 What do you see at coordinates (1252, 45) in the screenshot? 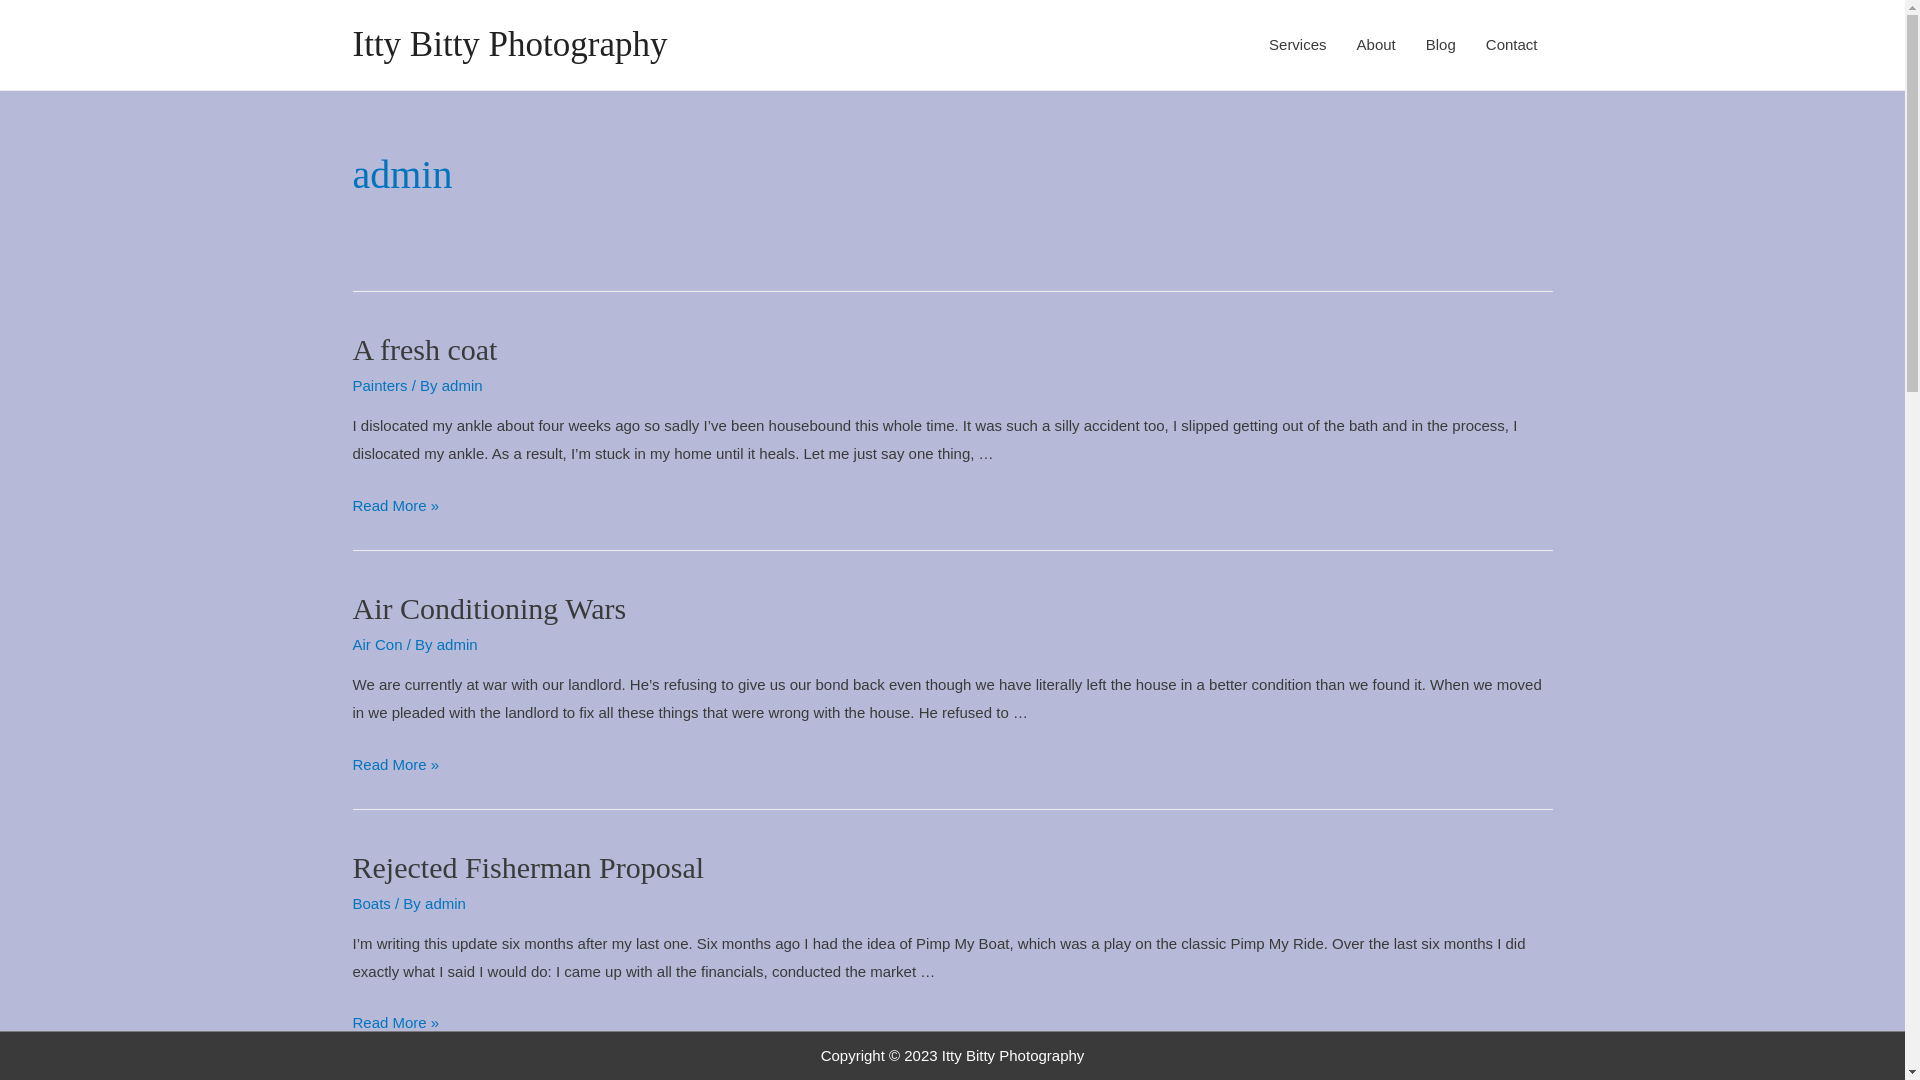
I see `'Services'` at bounding box center [1252, 45].